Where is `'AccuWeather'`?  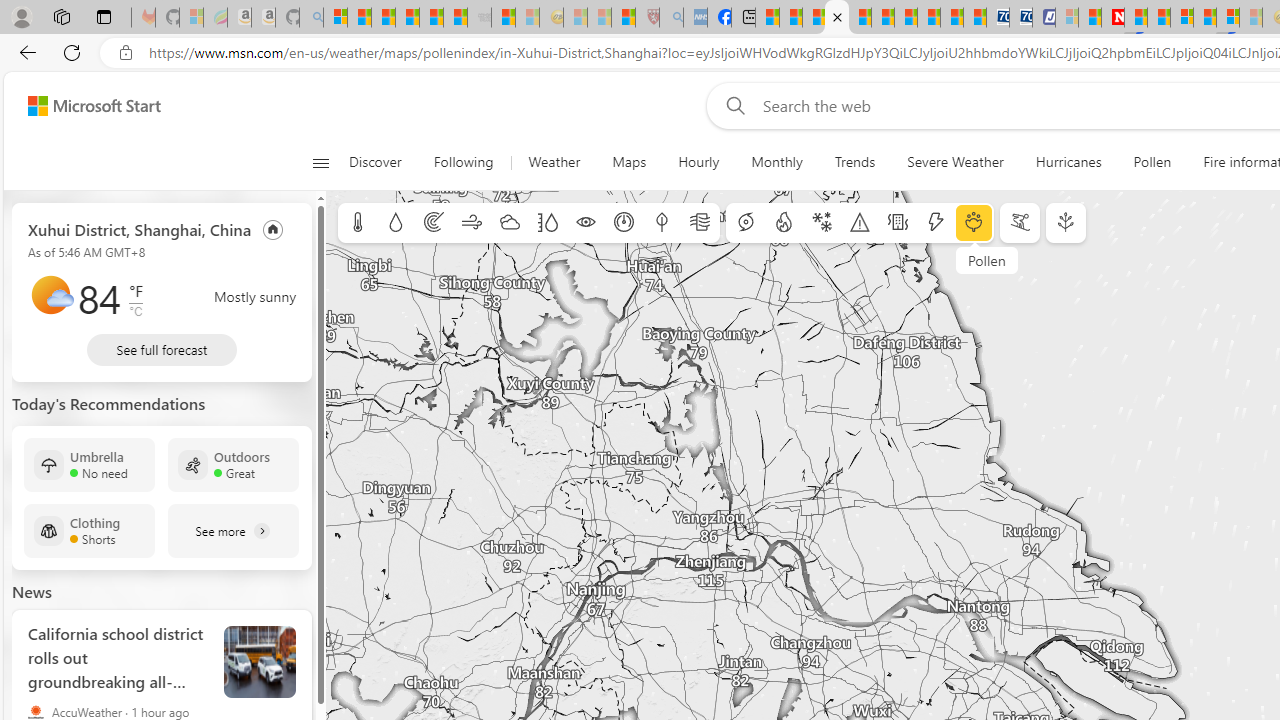
'AccuWeather' is located at coordinates (35, 711).